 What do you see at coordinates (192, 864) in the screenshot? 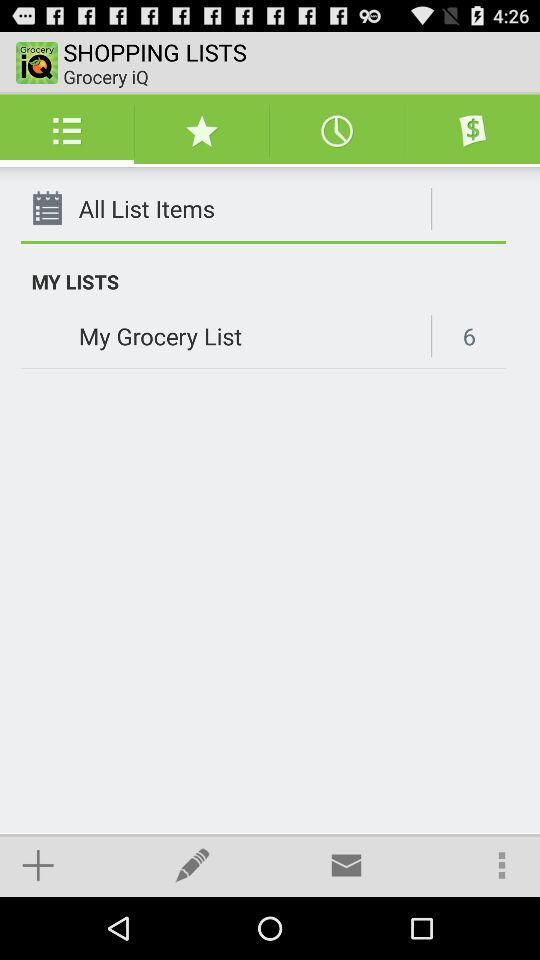
I see `the icon below my grocery list app` at bounding box center [192, 864].